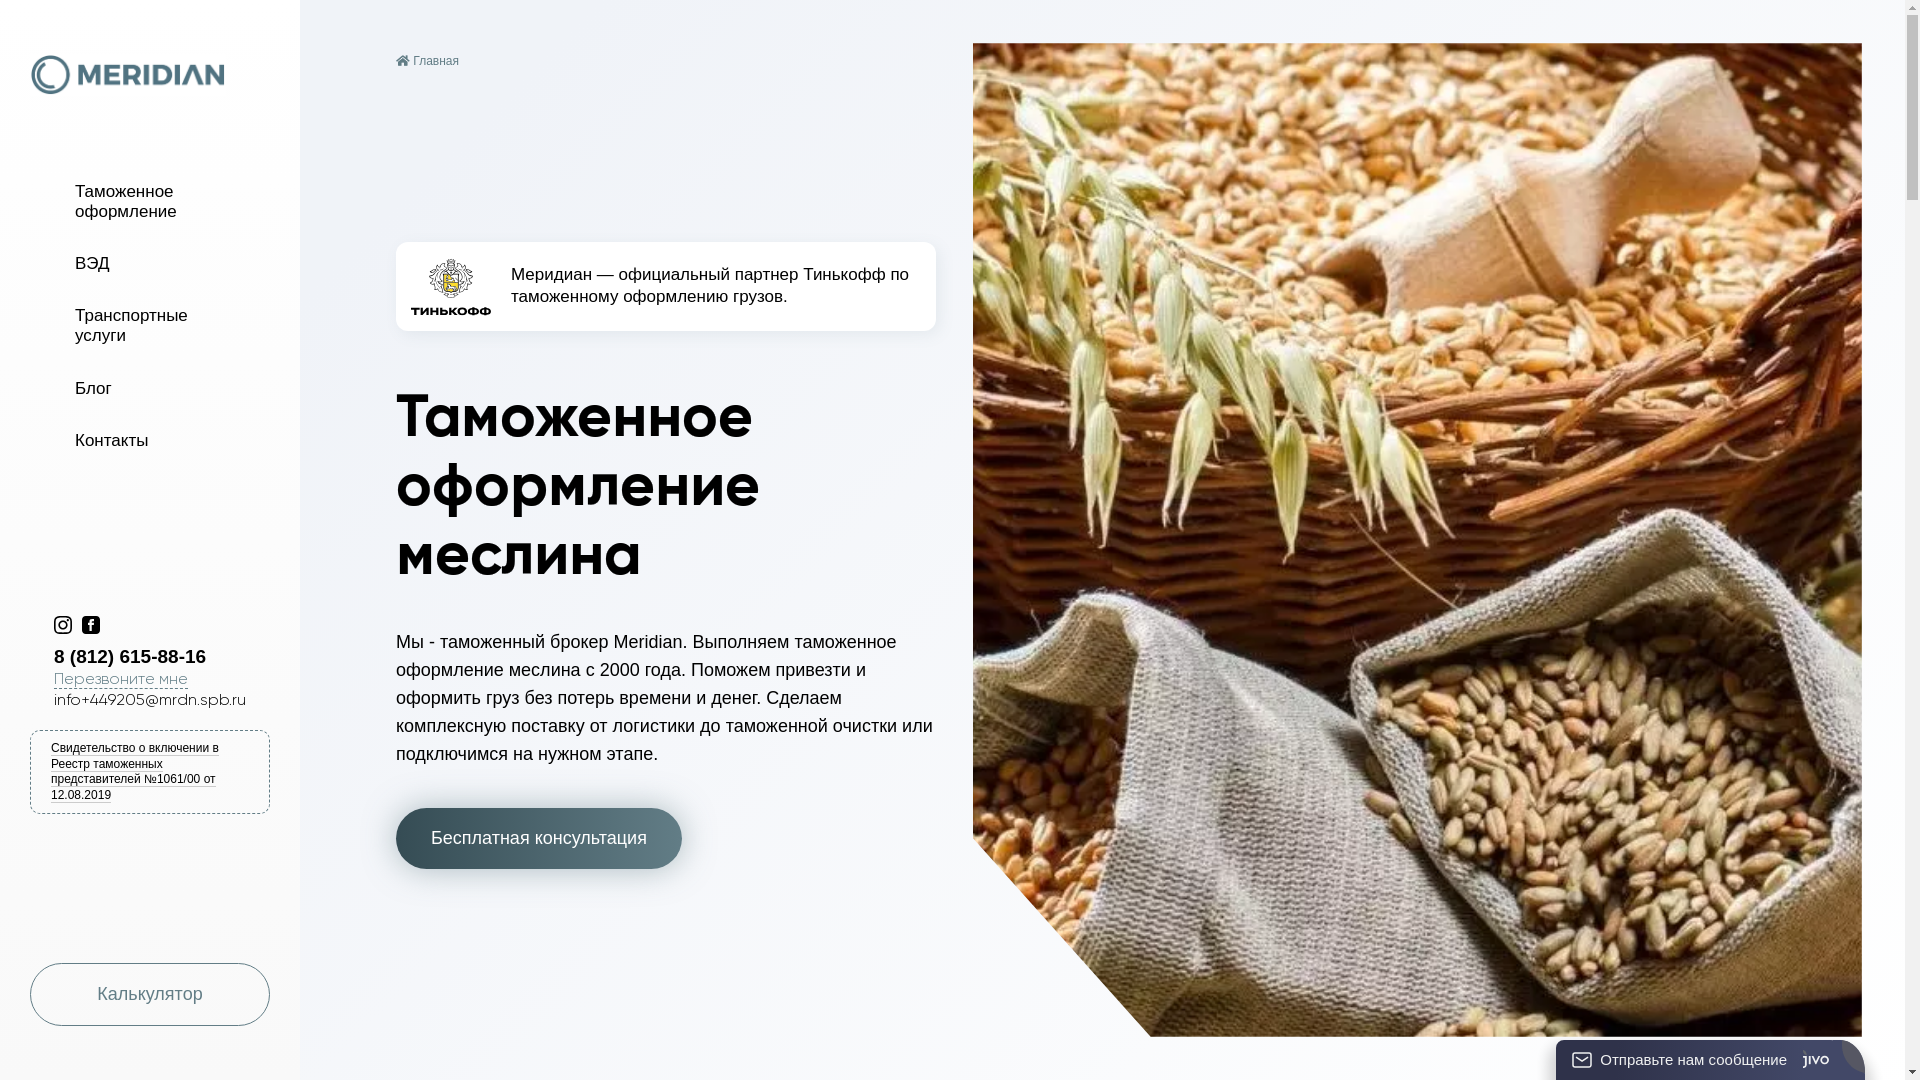 Image resolution: width=1920 pixels, height=1080 pixels. I want to click on 'info+449205@mrdn.spb.ru', so click(148, 698).